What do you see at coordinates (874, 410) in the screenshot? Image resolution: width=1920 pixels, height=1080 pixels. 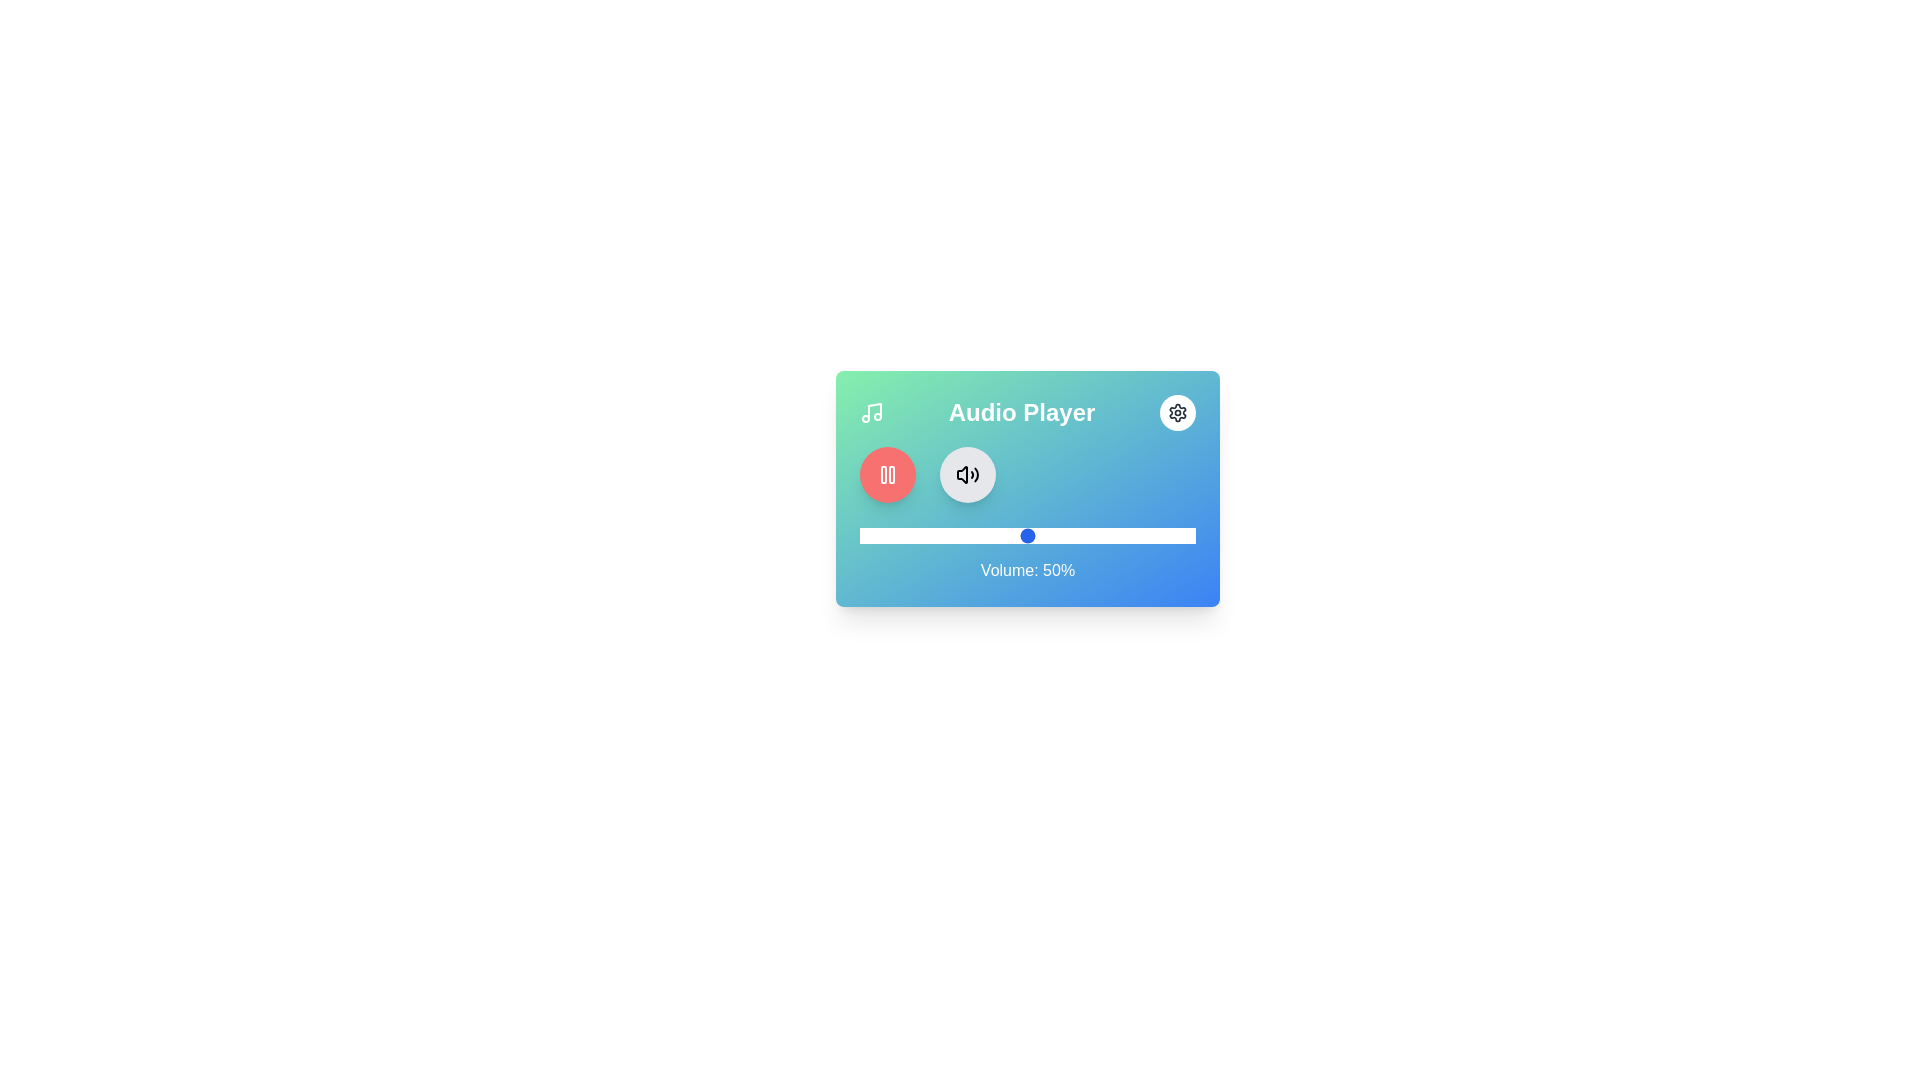 I see `the main body of the musical note shape within the music icon in the audio player's interface` at bounding box center [874, 410].